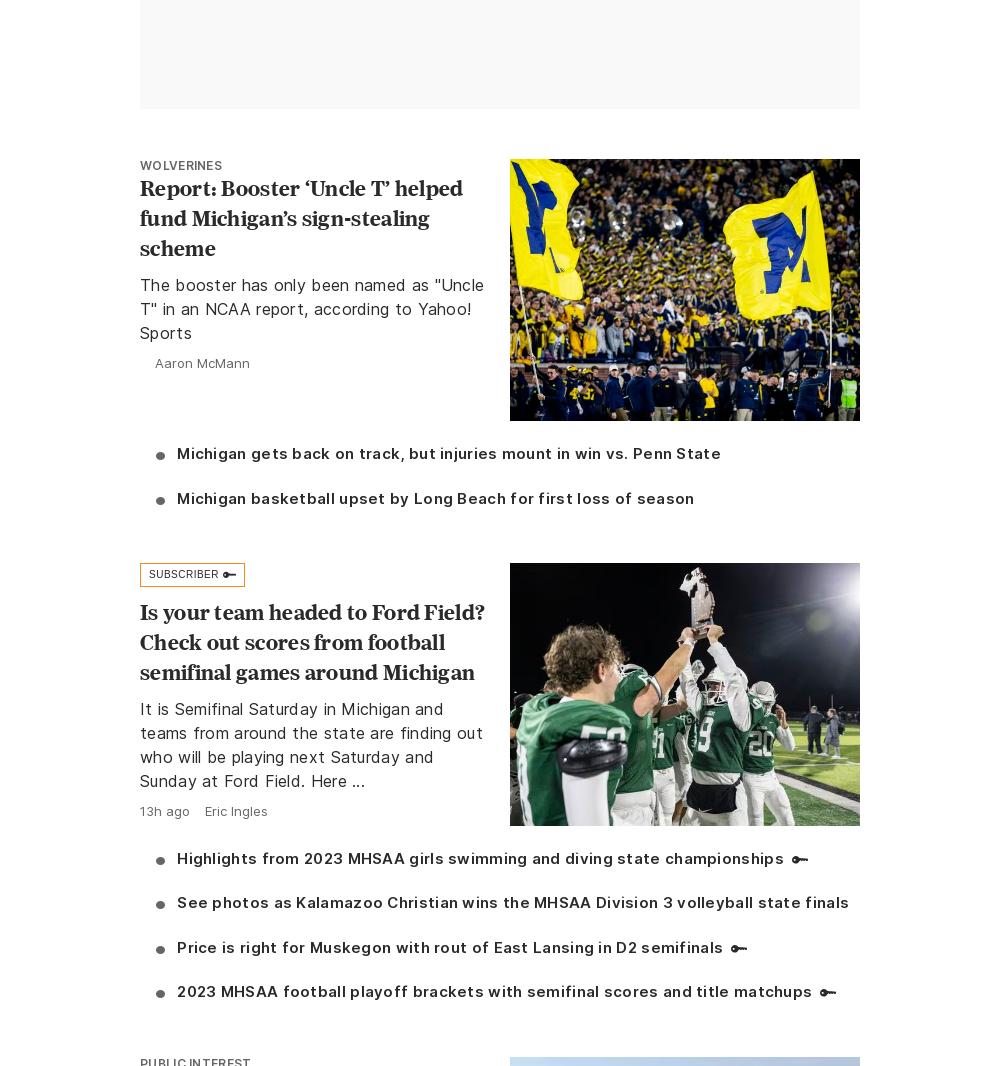 The width and height of the screenshot is (1000, 1066). What do you see at coordinates (449, 946) in the screenshot?
I see `'Price is right for Muskegon with rout of East Lansing in D2 semifinals'` at bounding box center [449, 946].